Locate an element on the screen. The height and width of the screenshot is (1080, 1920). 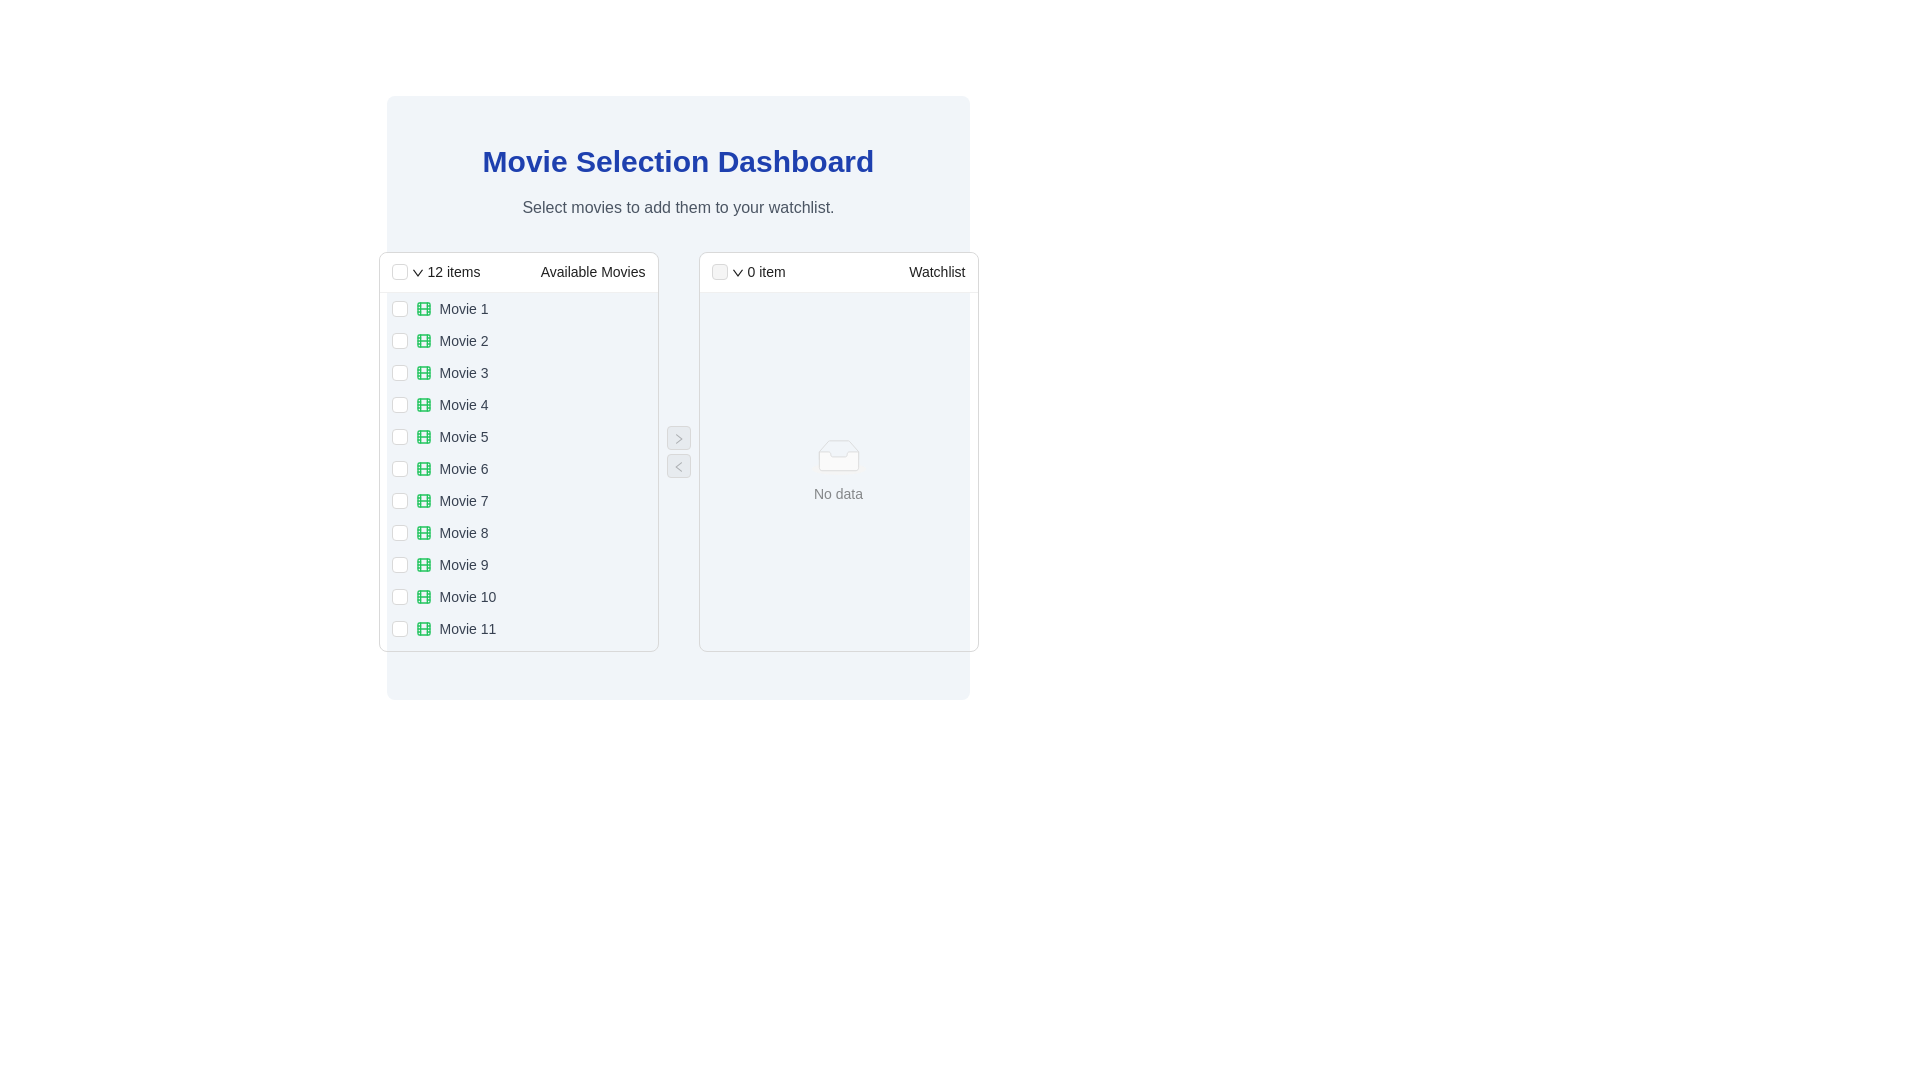
the text label for the movie entry positioned in the second row of the 'Available Movies' list, located beneath 'Movie 1' and above 'Movie 3' is located at coordinates (463, 339).